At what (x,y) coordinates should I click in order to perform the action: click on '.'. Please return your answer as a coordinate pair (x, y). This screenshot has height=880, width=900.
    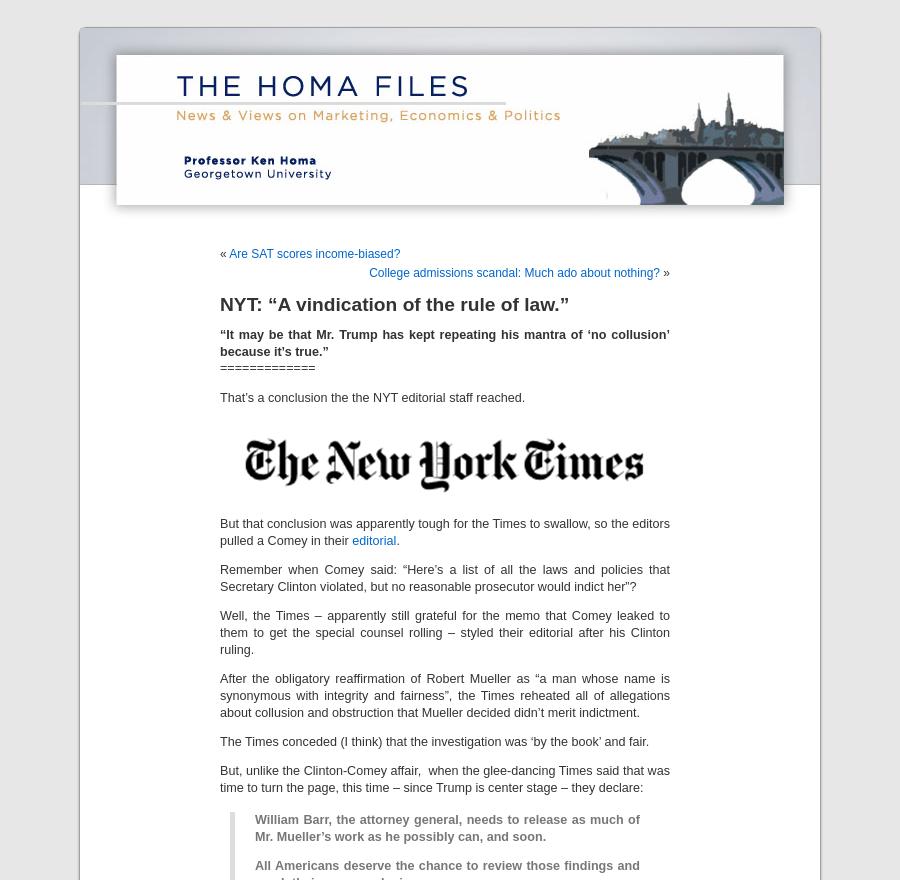
    Looking at the image, I should click on (397, 538).